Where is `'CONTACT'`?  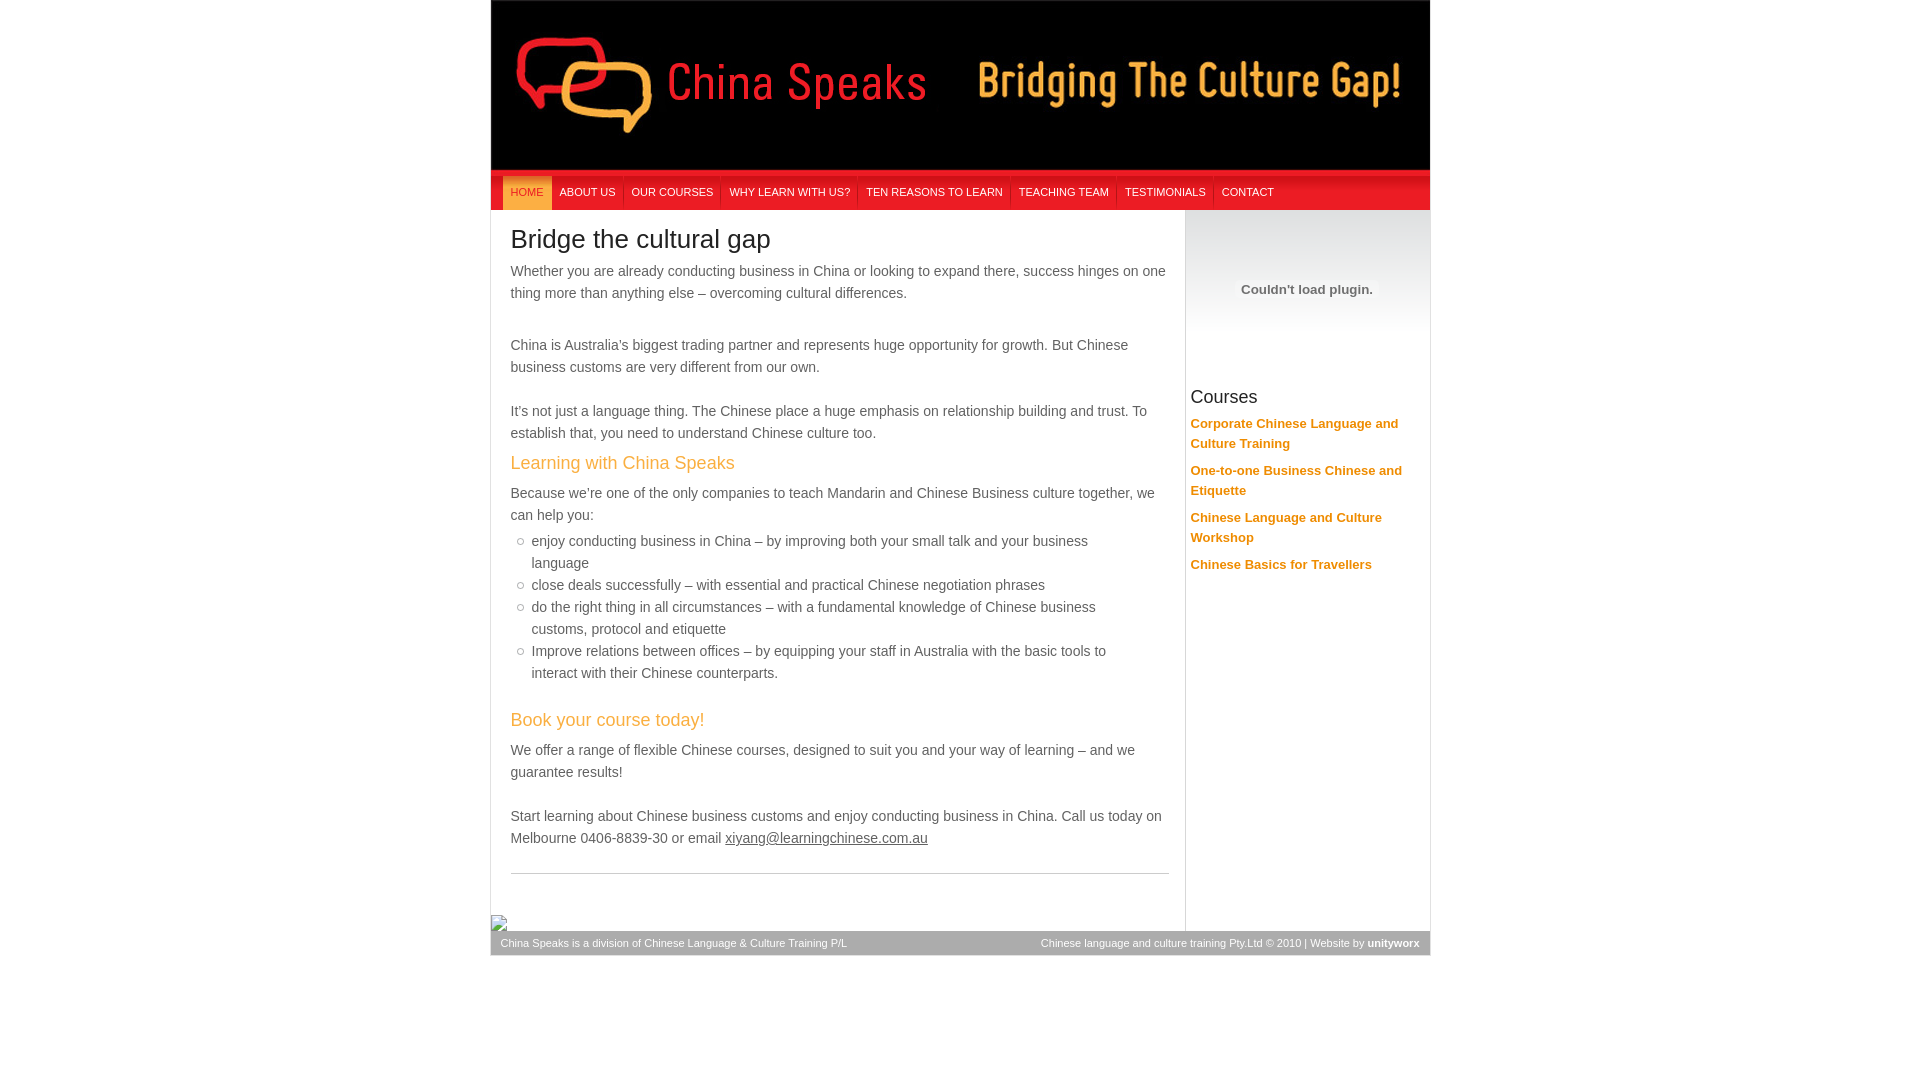 'CONTACT' is located at coordinates (1247, 192).